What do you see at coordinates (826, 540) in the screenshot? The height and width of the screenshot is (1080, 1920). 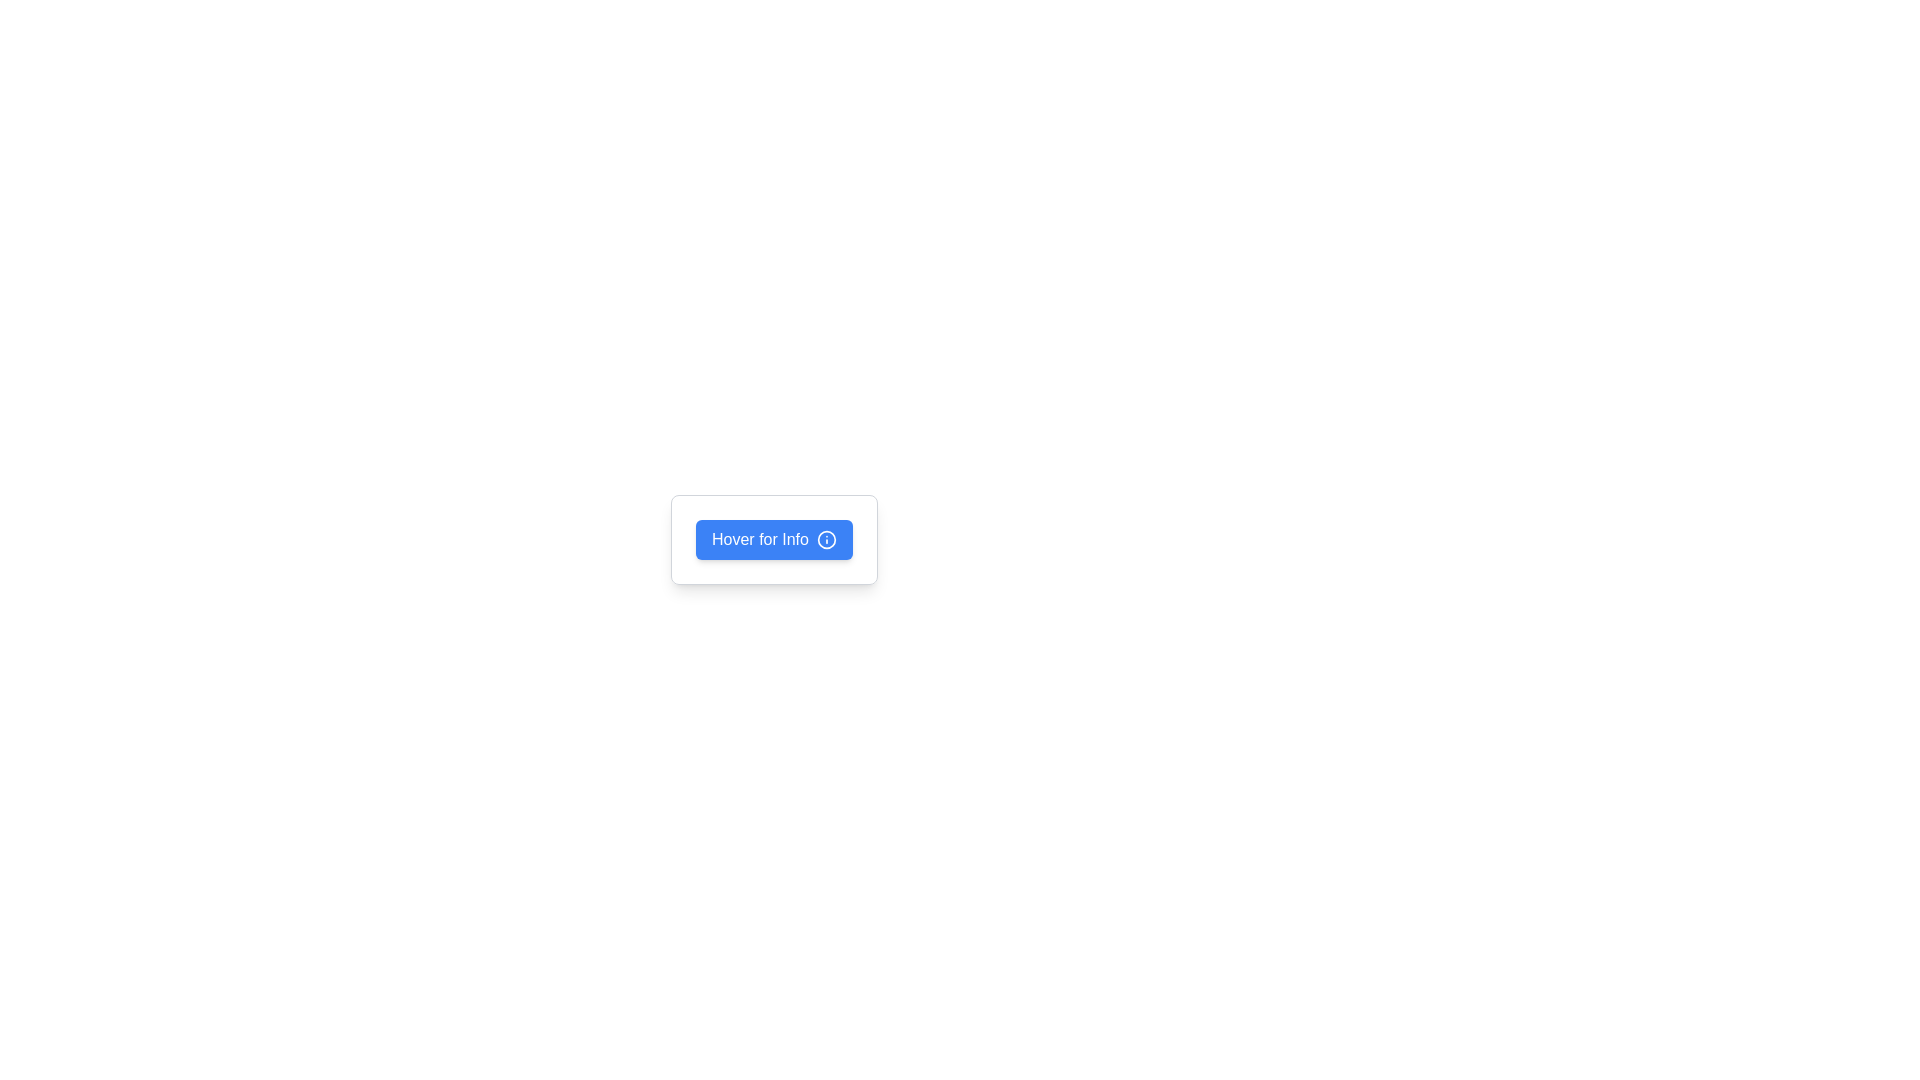 I see `the informational icon located at the right end of the 'Hover for Info' button to indicate its availability for additional details or help` at bounding box center [826, 540].